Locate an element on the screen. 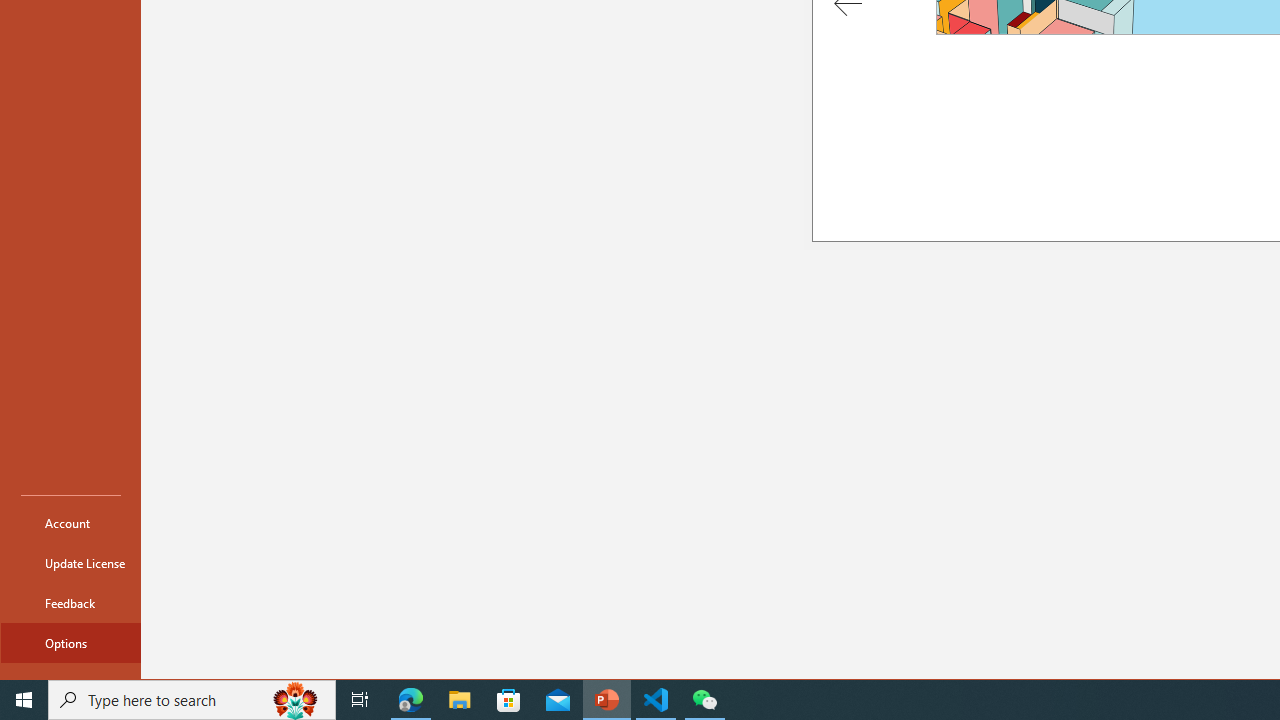  'Update License' is located at coordinates (71, 563).